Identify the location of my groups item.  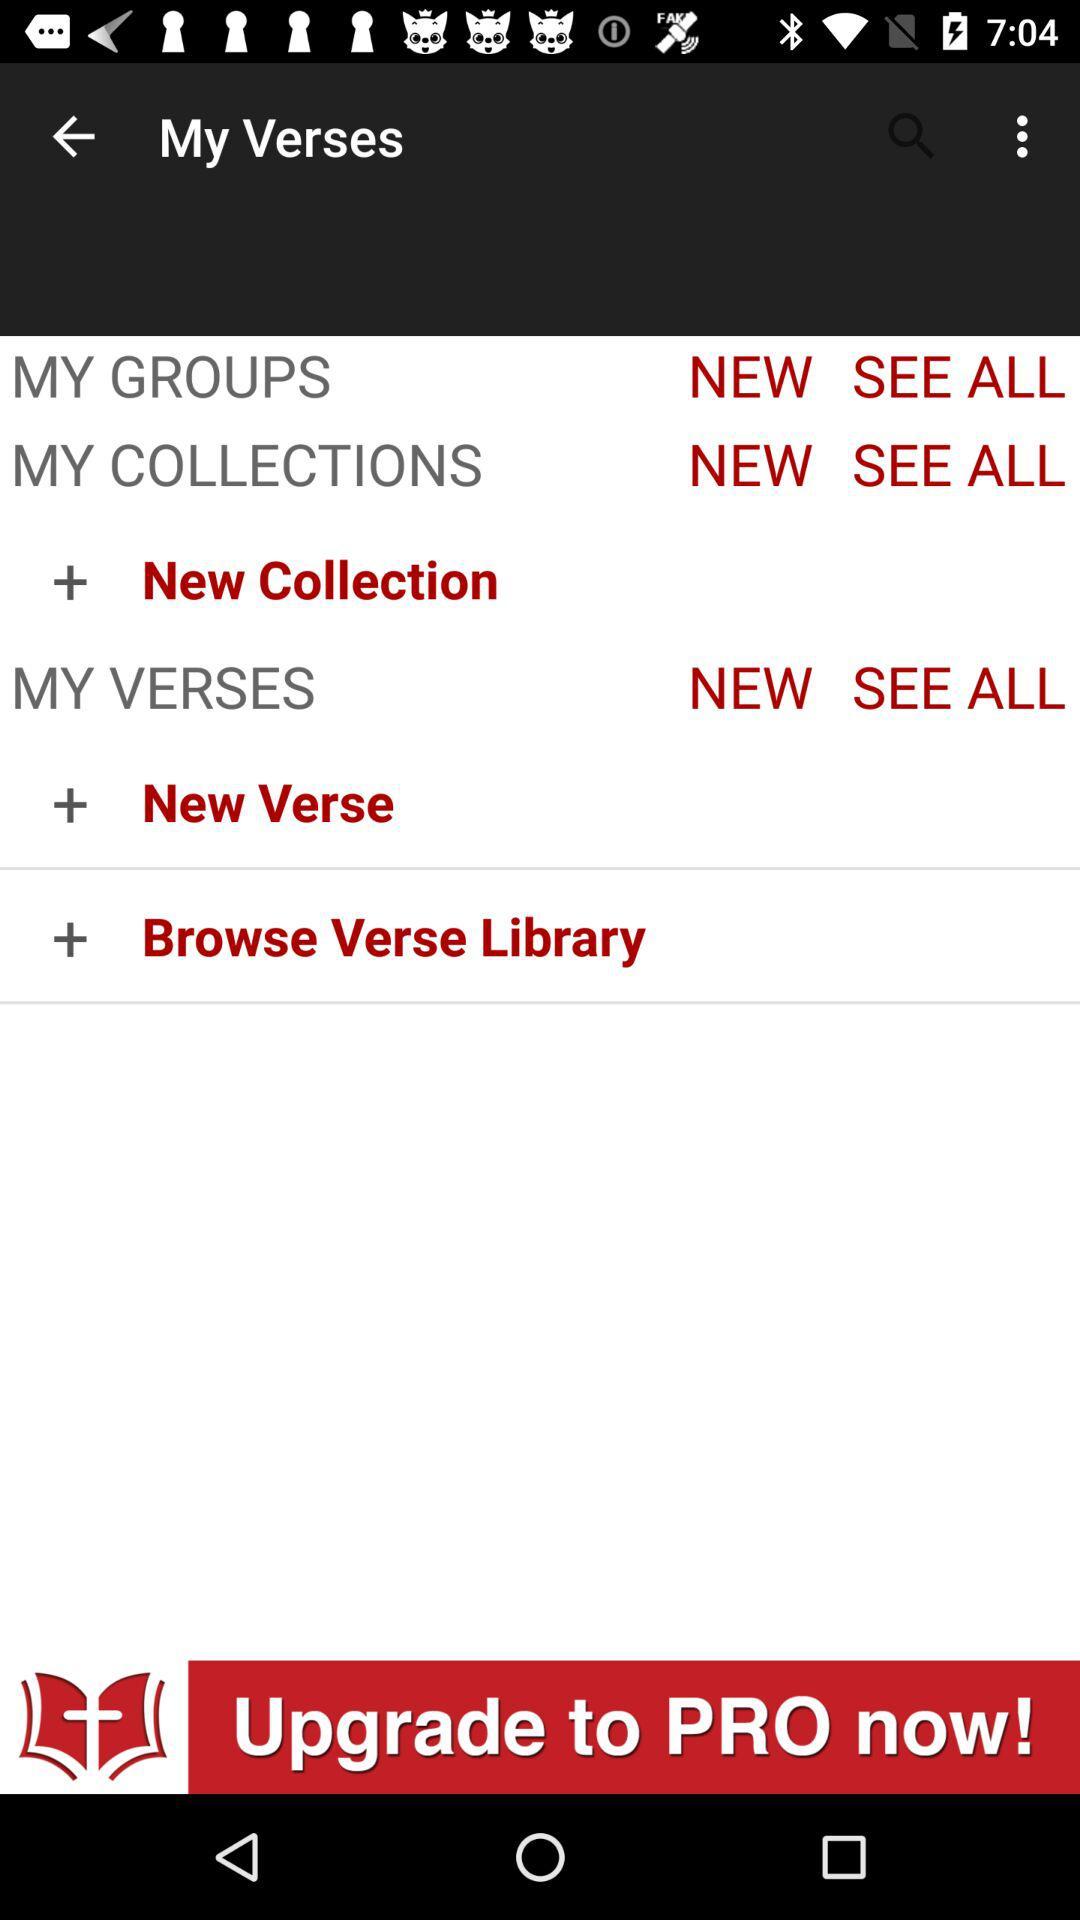
(330, 378).